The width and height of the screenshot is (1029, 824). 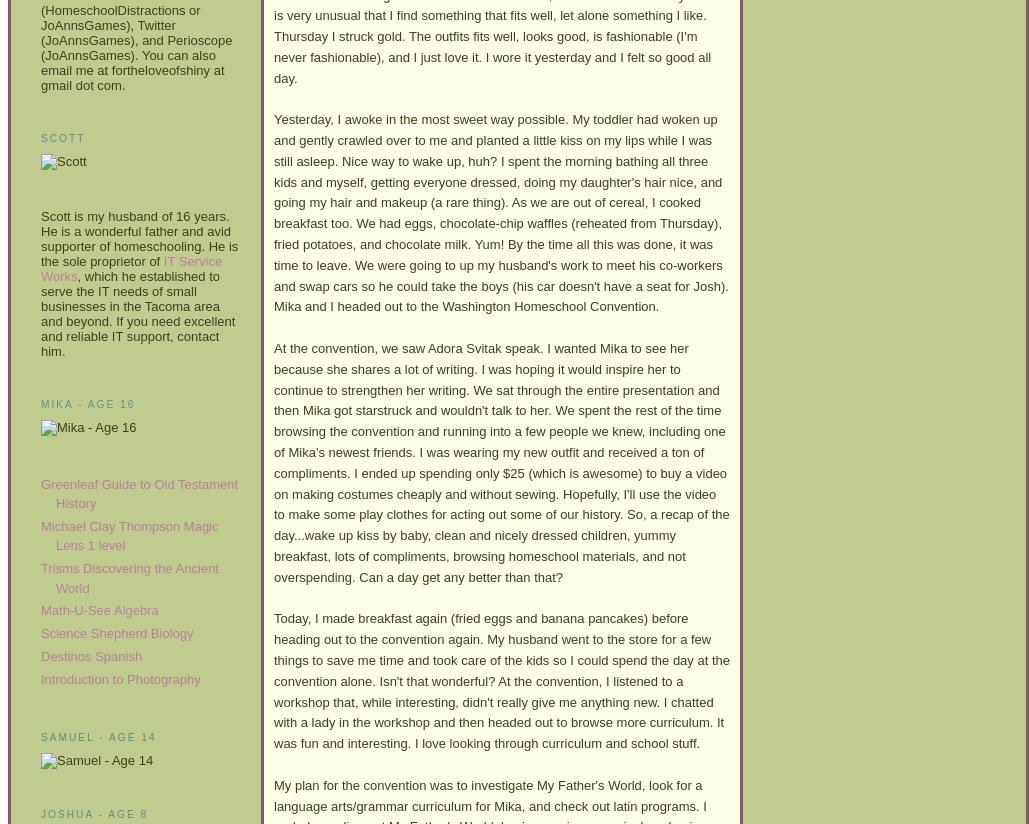 I want to click on 'Science Shepherd Biology', so click(x=115, y=632).